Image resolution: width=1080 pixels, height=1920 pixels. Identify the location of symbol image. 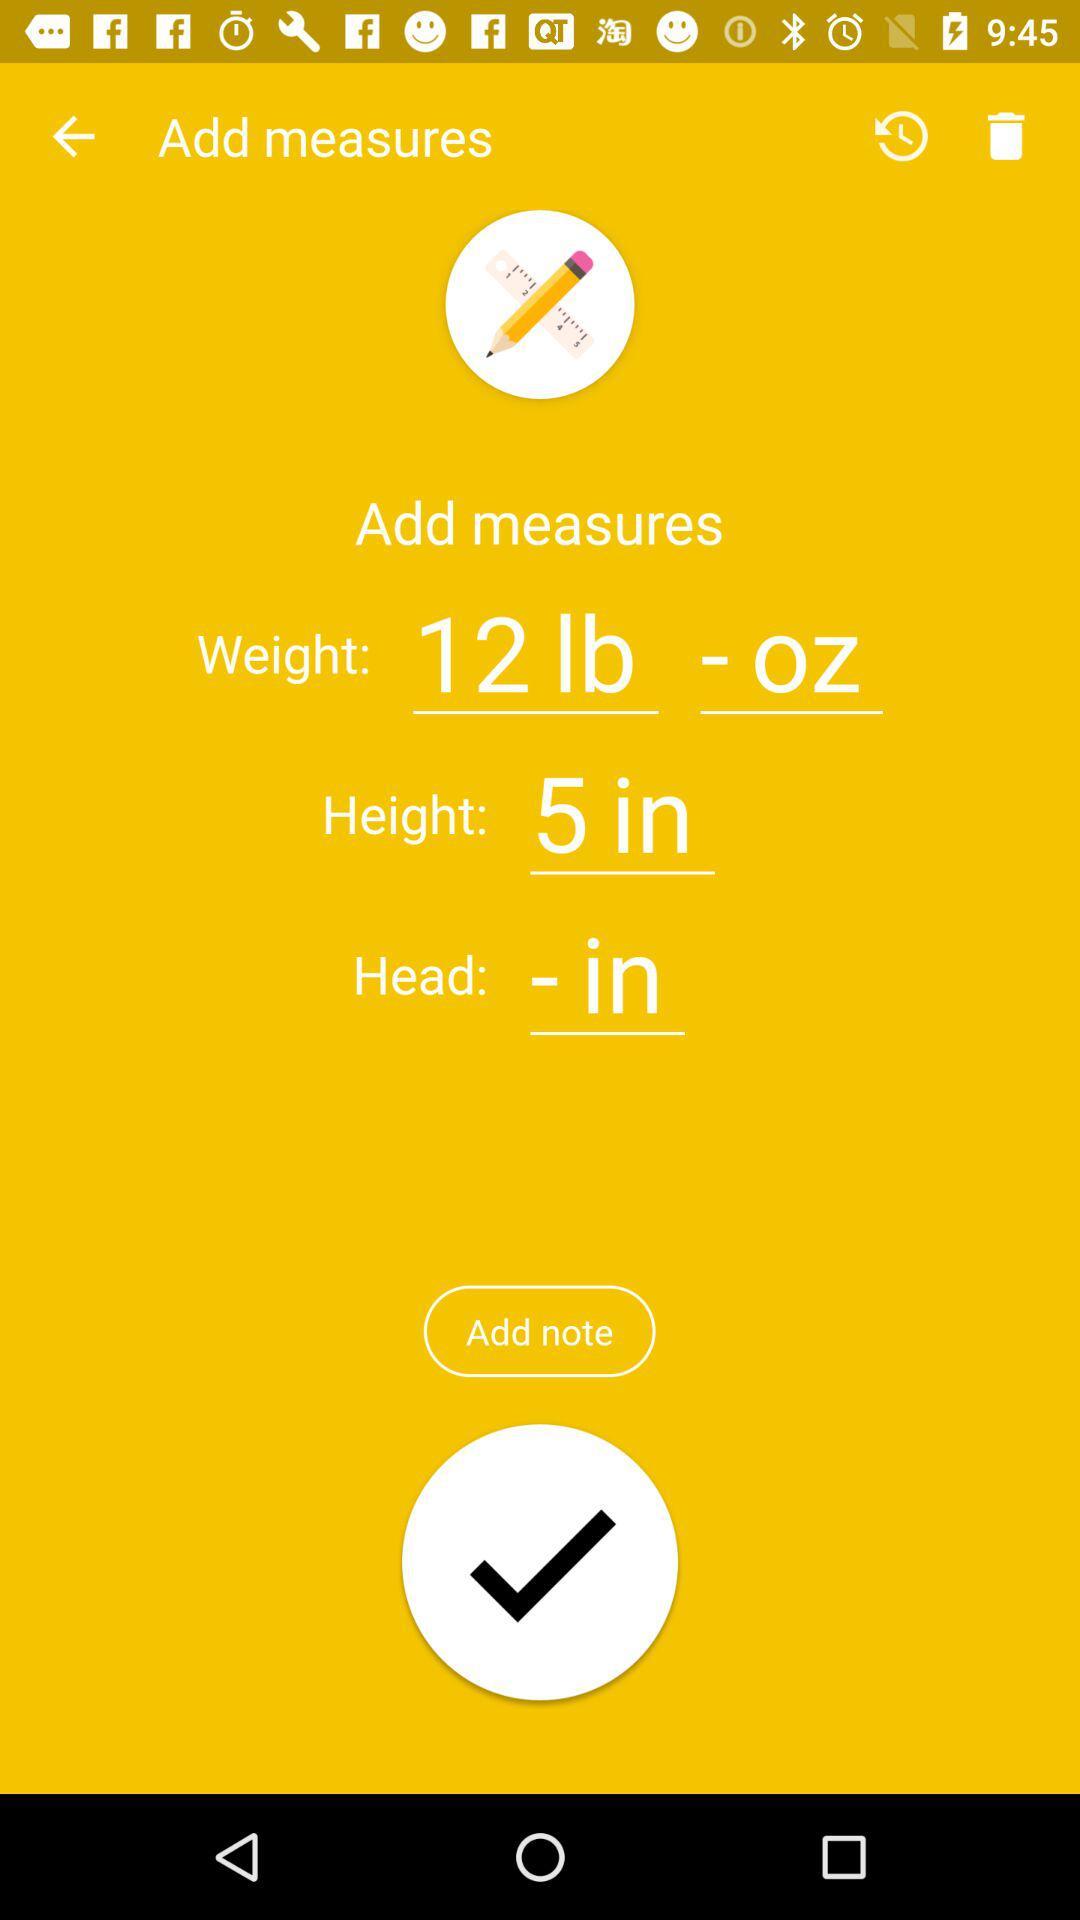
(714, 640).